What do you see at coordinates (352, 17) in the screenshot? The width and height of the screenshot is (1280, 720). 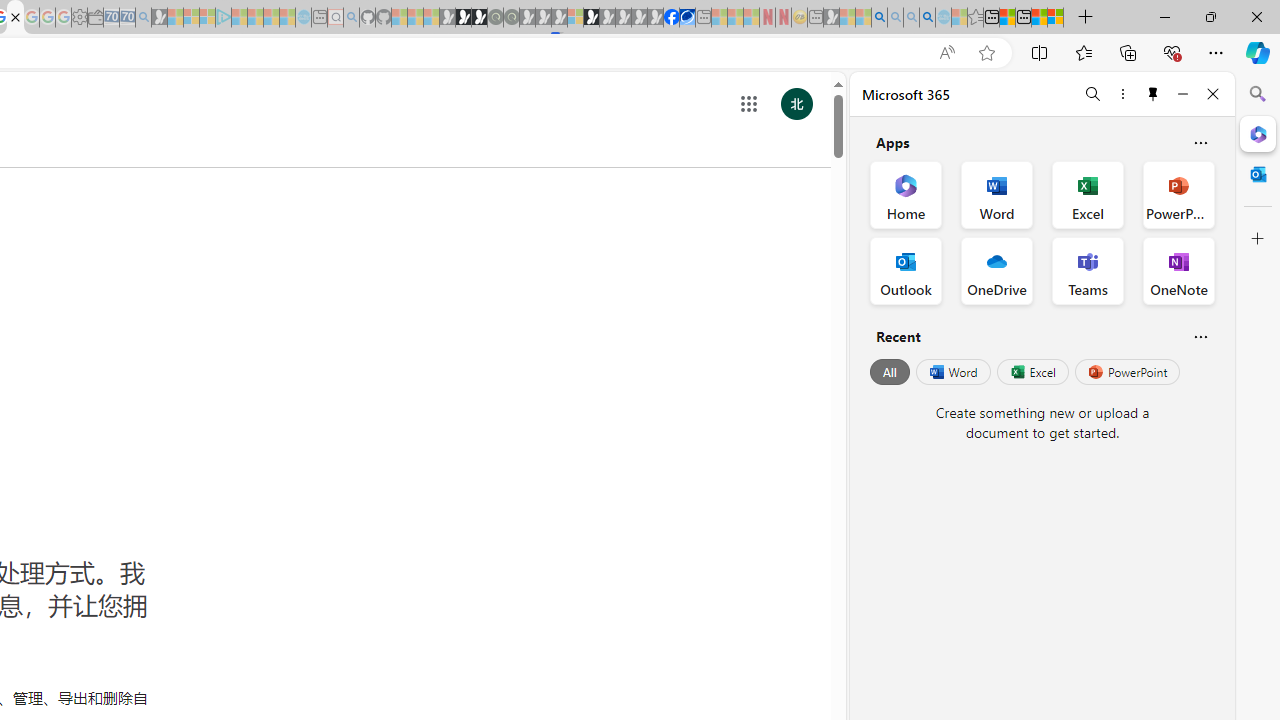 I see `'github - Search - Sleeping'` at bounding box center [352, 17].